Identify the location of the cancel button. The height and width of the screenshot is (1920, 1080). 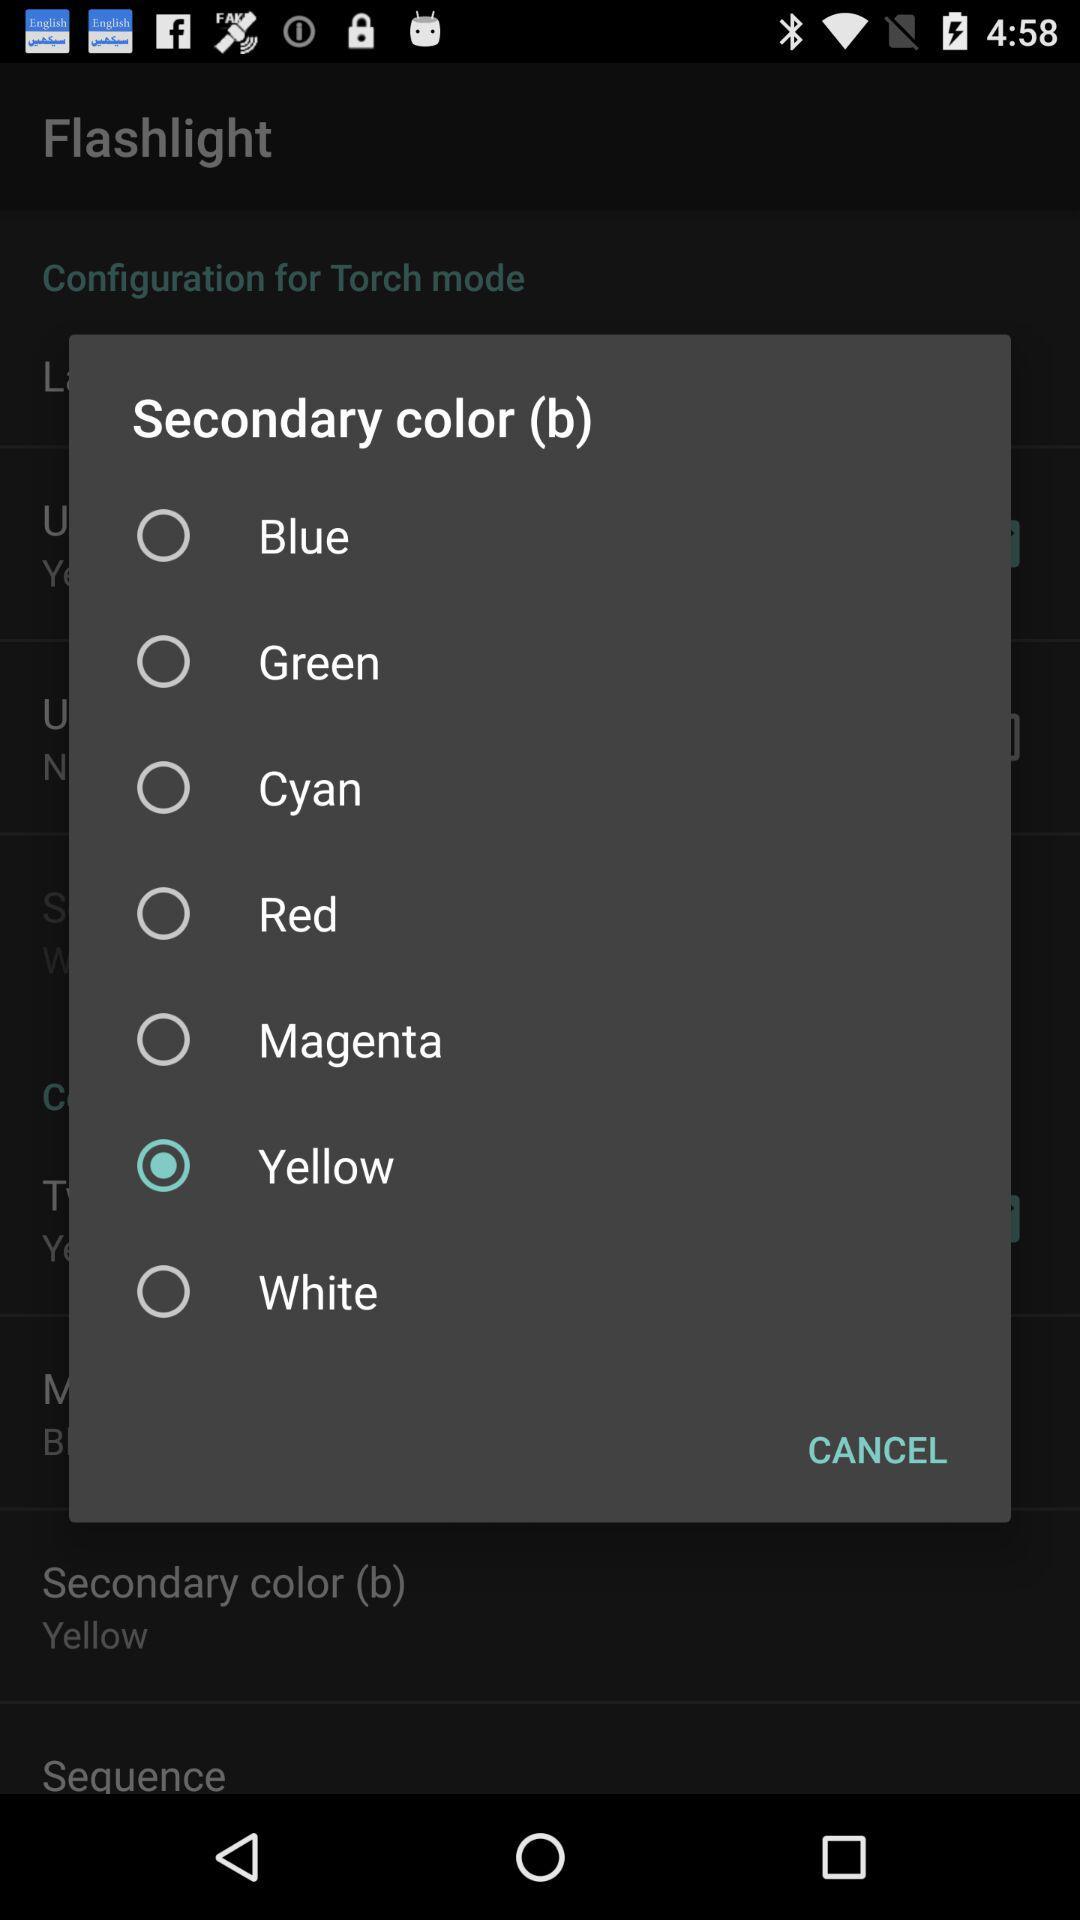
(876, 1449).